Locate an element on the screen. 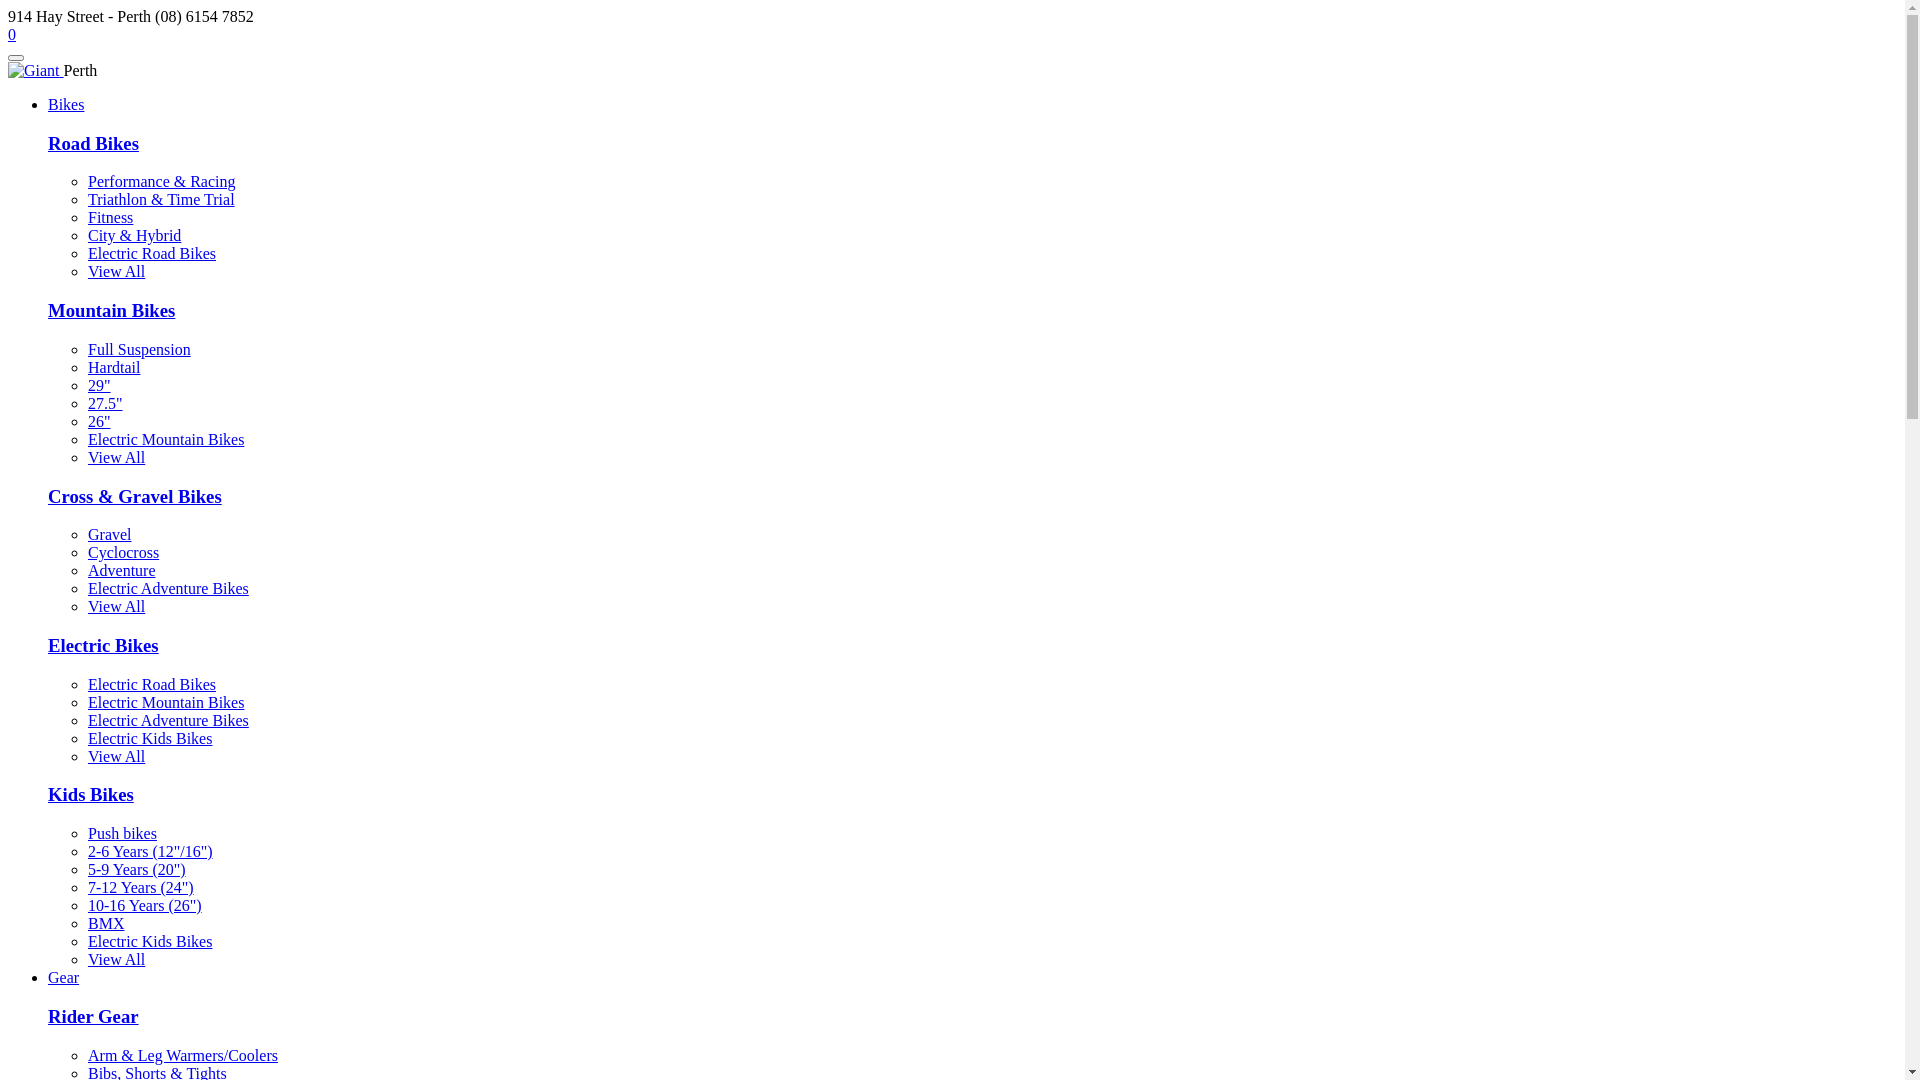 The width and height of the screenshot is (1920, 1080). 'Cross & Gravel Bikes' is located at coordinates (133, 495).